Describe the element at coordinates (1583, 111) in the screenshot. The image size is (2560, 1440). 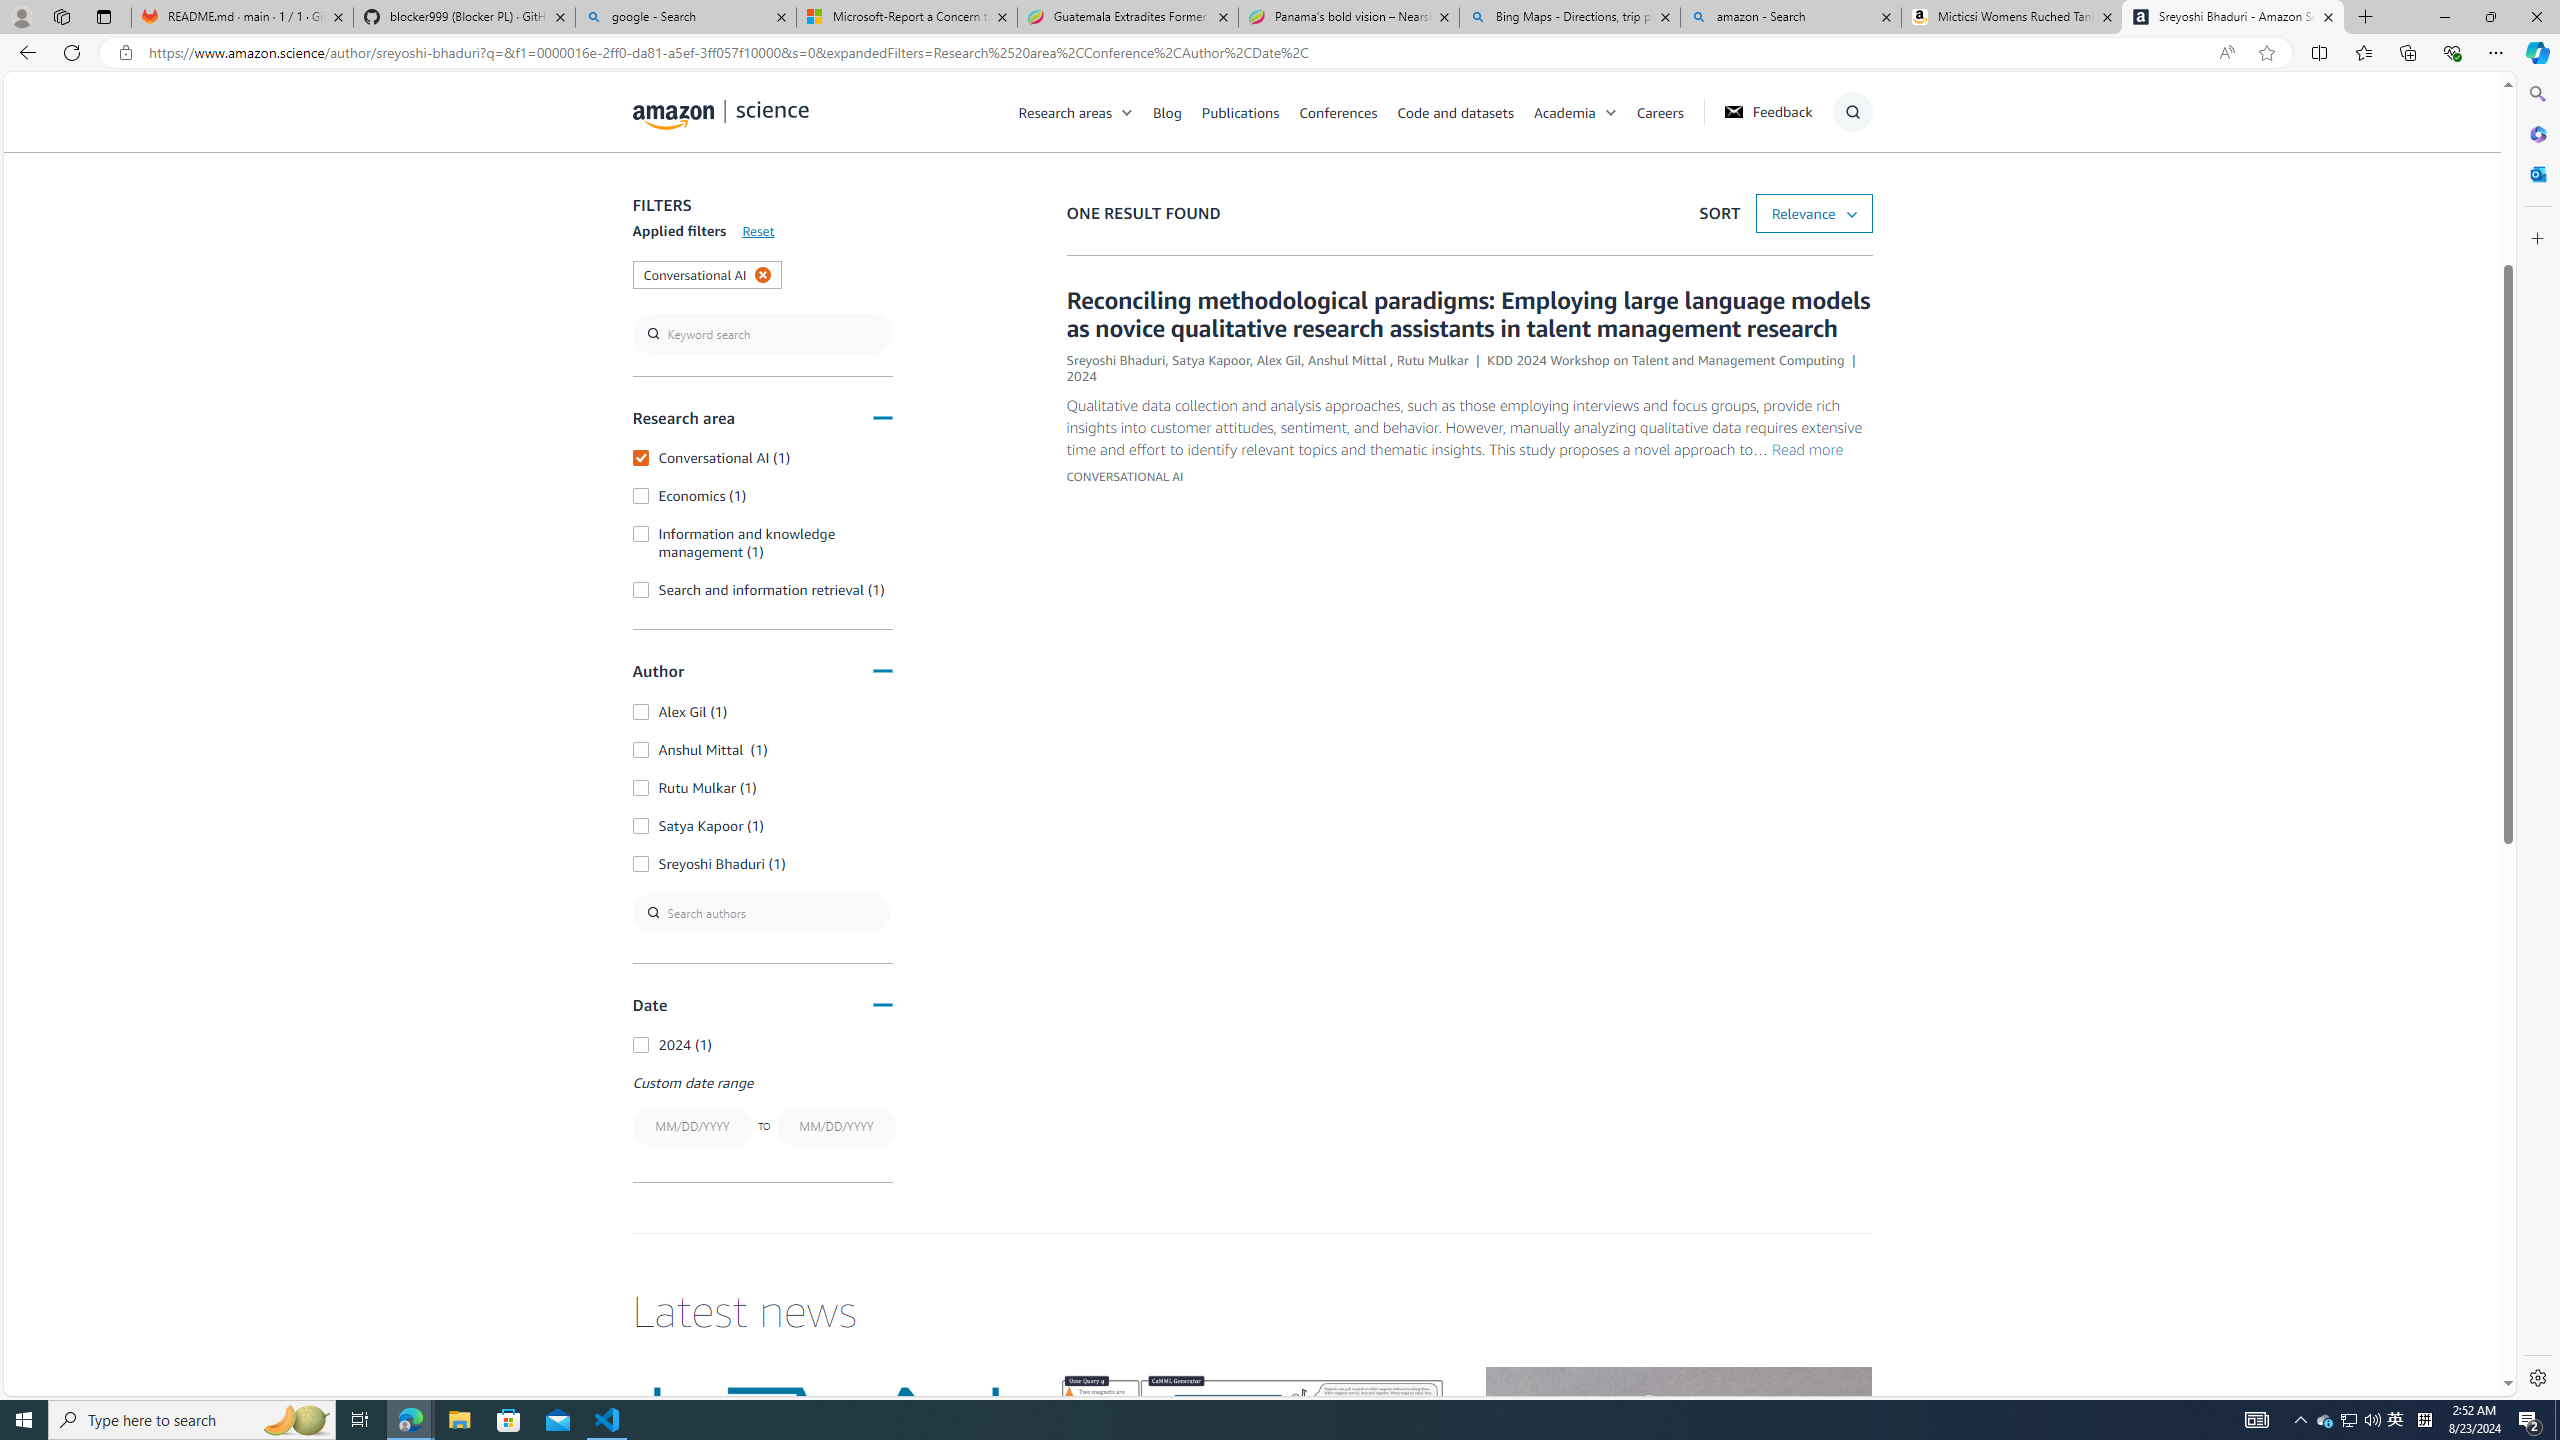
I see `'Academia'` at that location.